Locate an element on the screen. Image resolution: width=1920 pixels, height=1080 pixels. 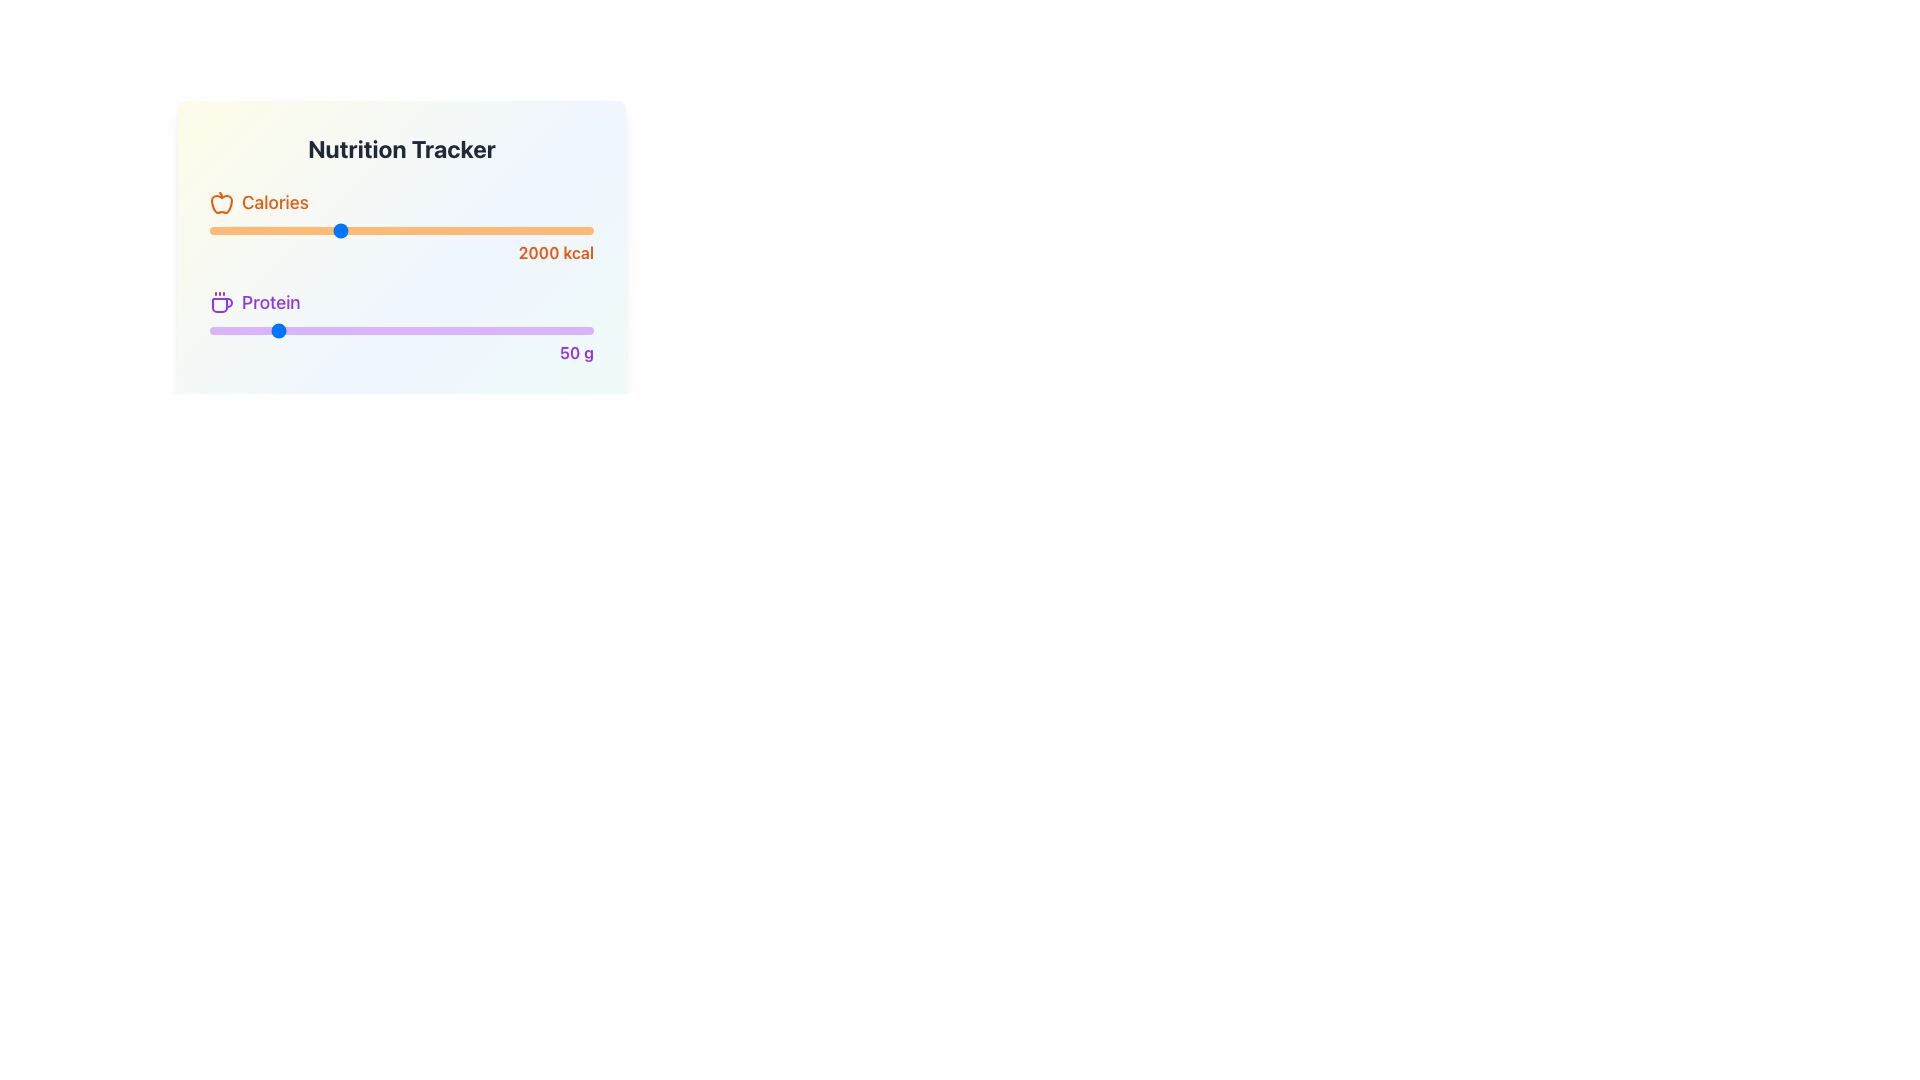
nutritional information displayed in the multi-line text section of the 'Nutrition Tracker' card, located below the title and above the 'Save Settings' button is located at coordinates (401, 326).